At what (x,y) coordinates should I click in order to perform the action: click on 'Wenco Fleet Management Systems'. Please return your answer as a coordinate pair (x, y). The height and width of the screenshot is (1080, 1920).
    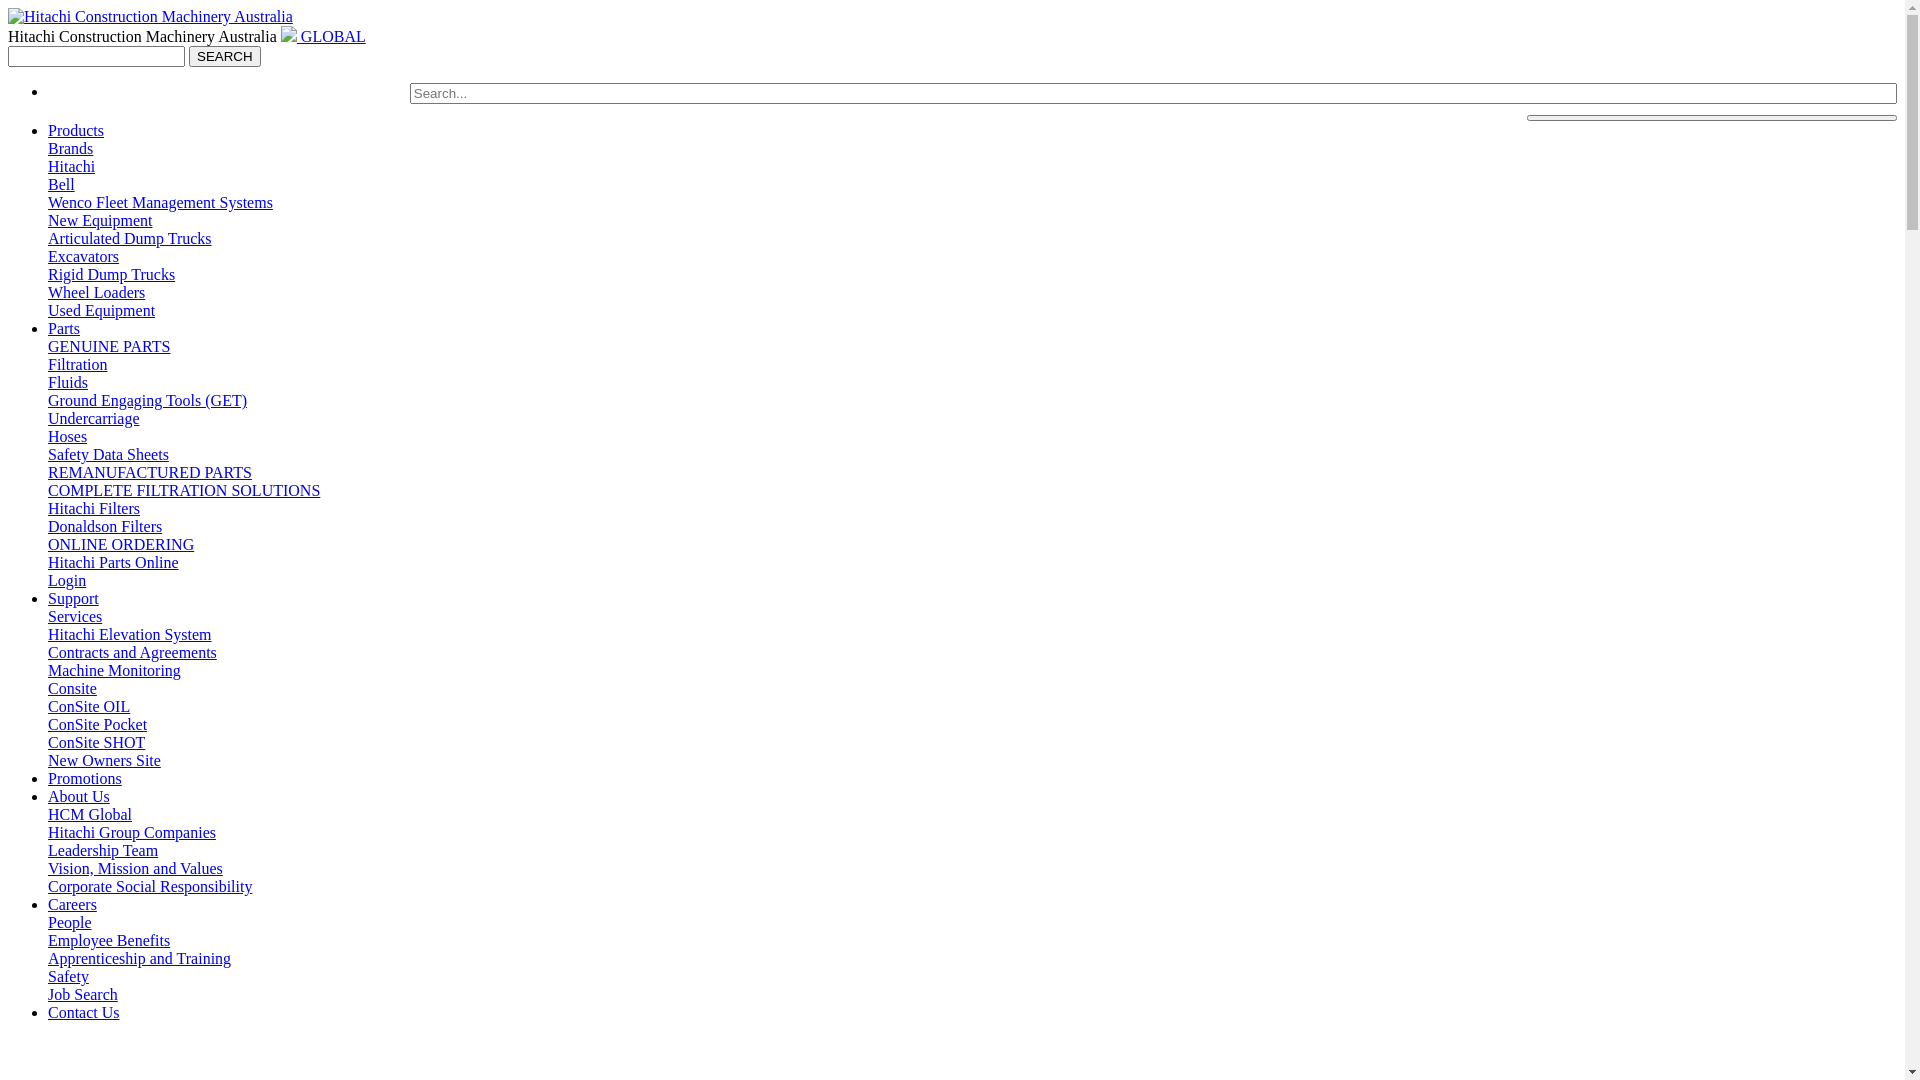
    Looking at the image, I should click on (160, 202).